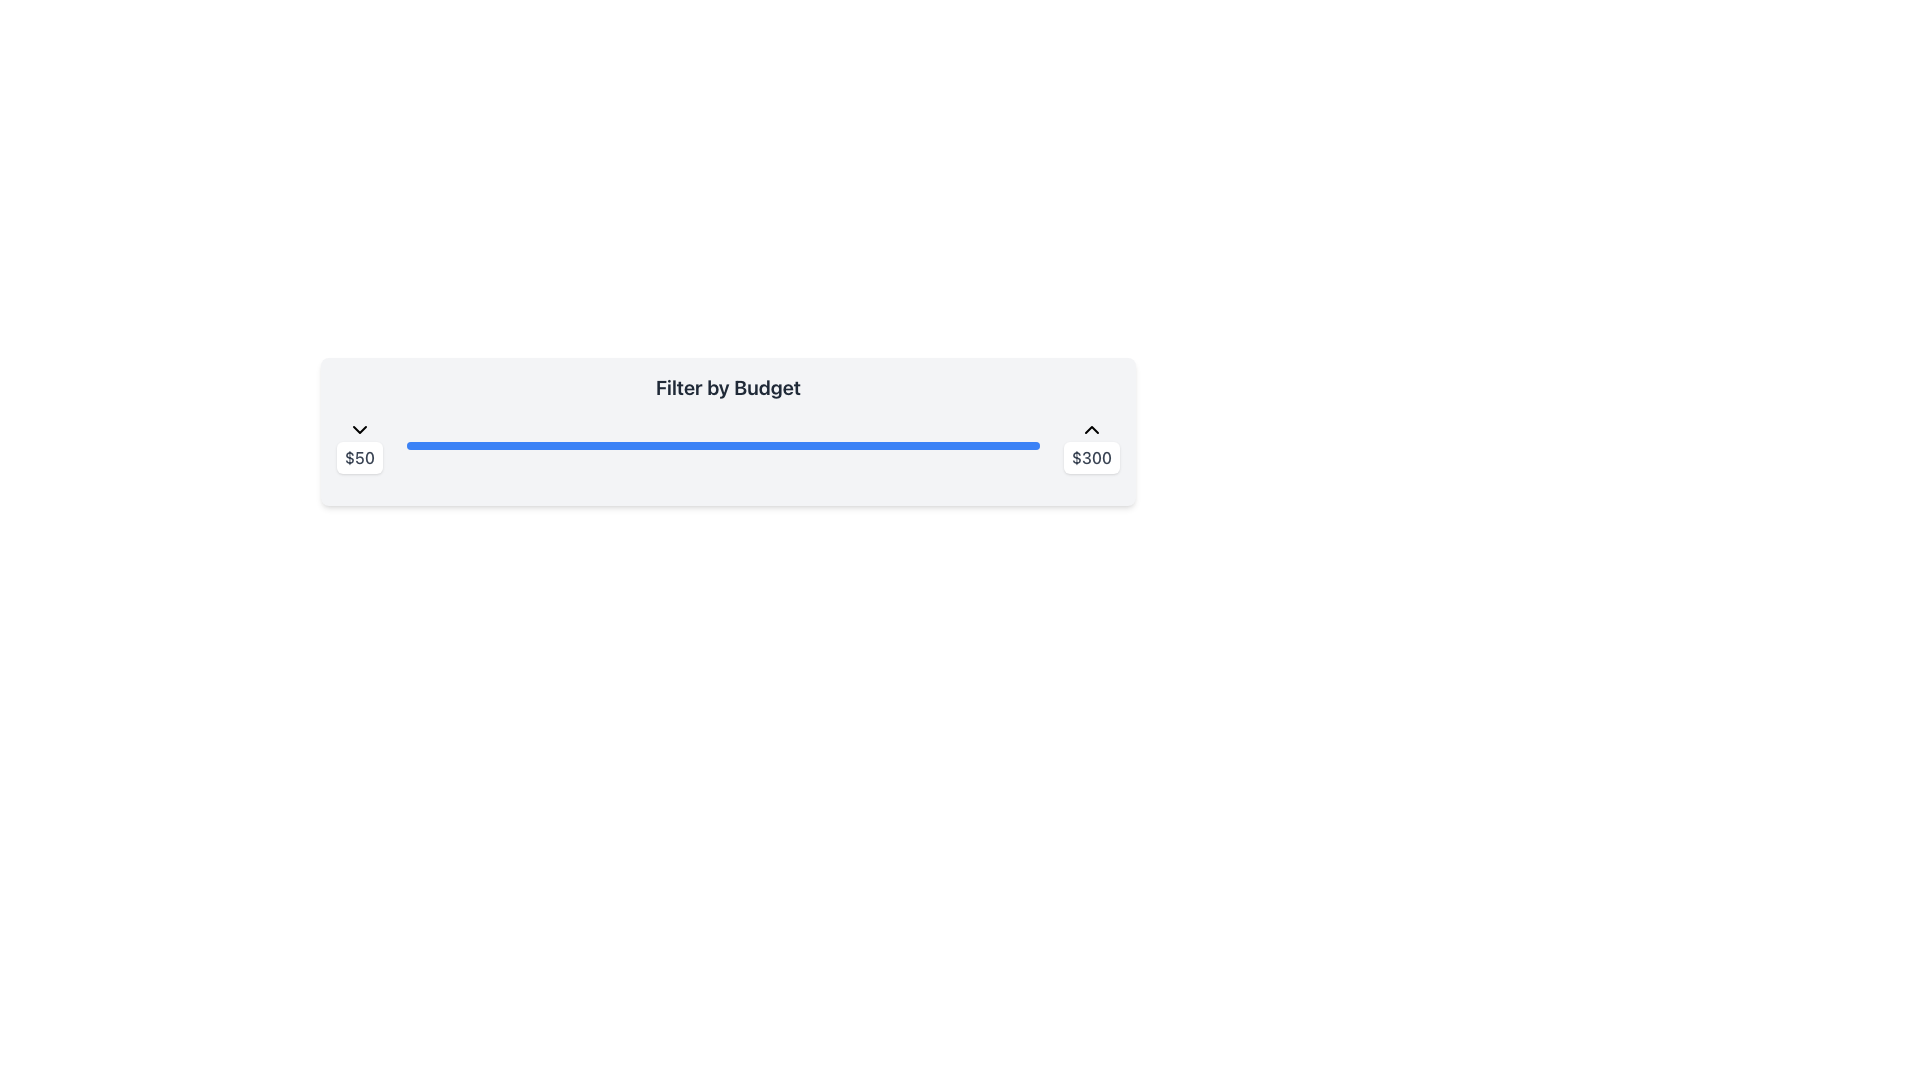  What do you see at coordinates (578, 445) in the screenshot?
I see `the value of the slider` at bounding box center [578, 445].